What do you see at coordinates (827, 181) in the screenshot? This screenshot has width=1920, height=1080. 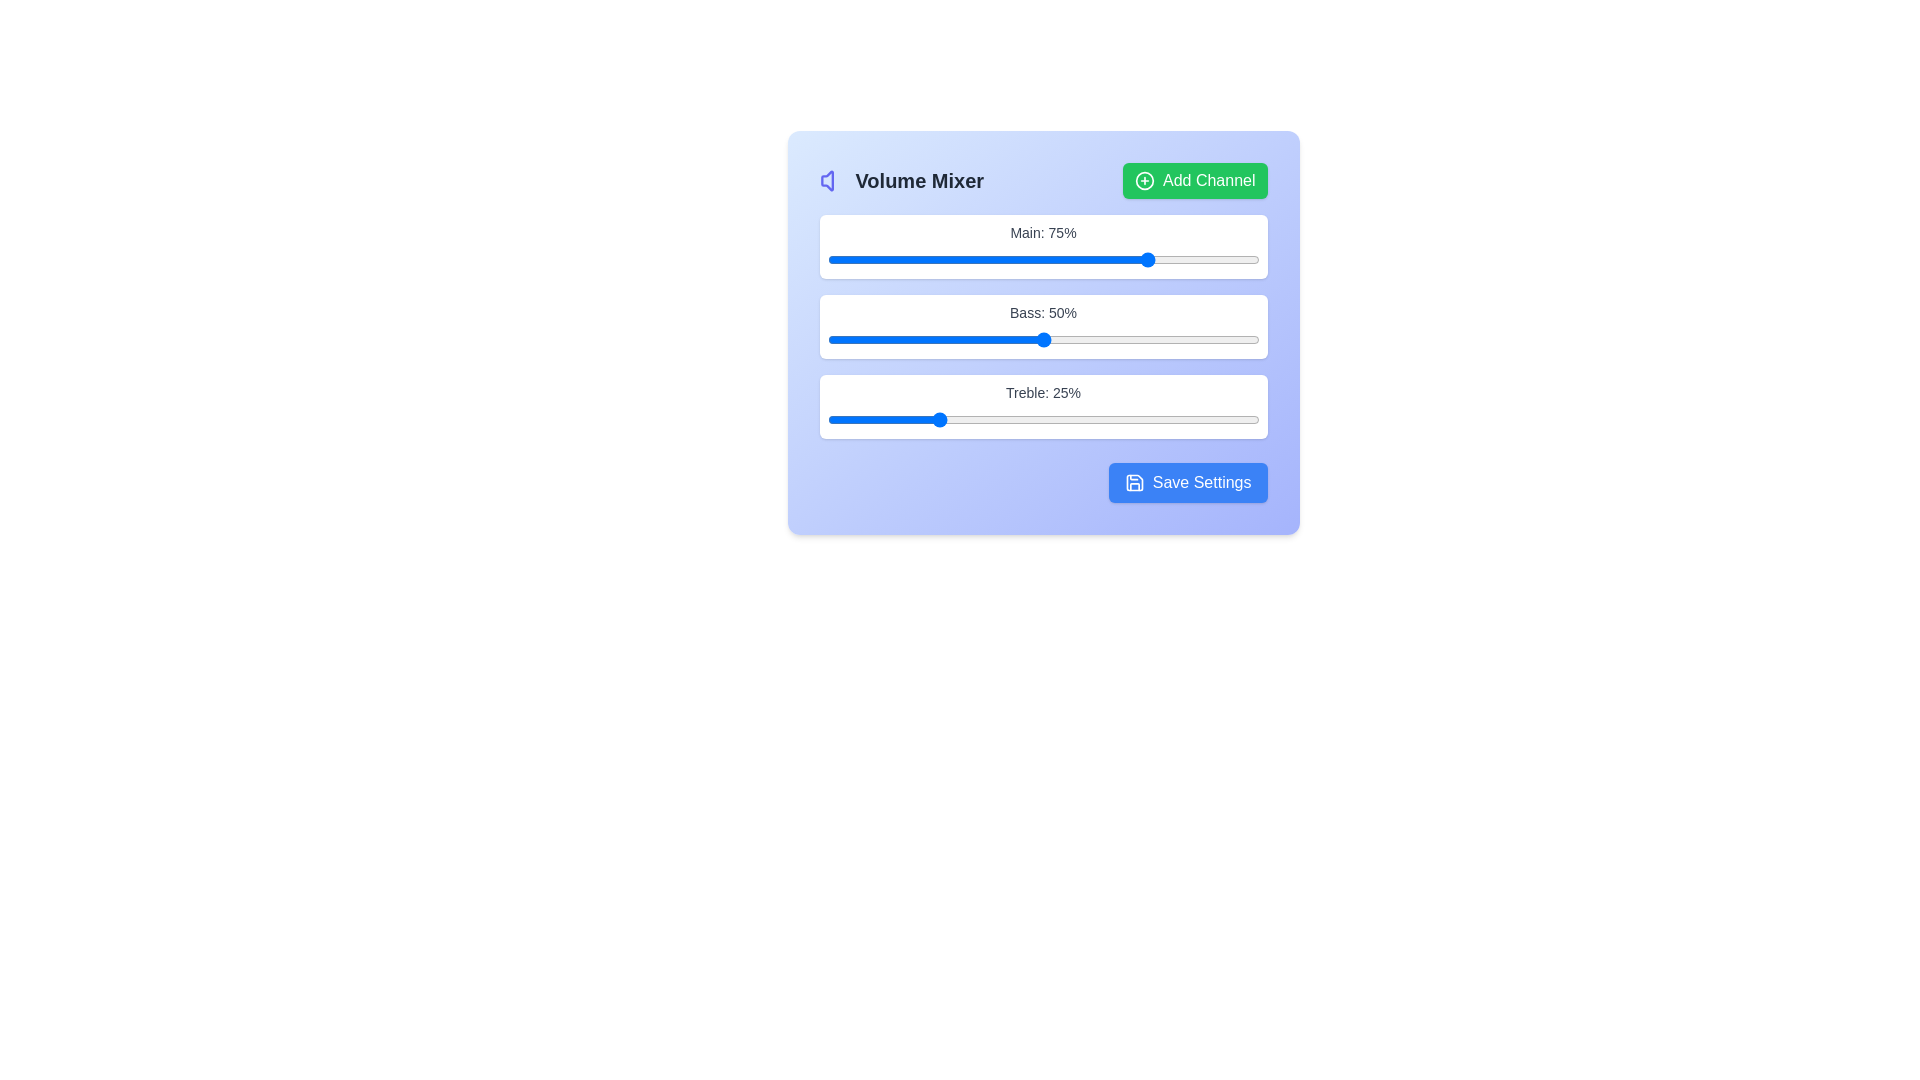 I see `the volume control icon located at the top left corner of the interface, just left of the 'Volume Mixer' header` at bounding box center [827, 181].